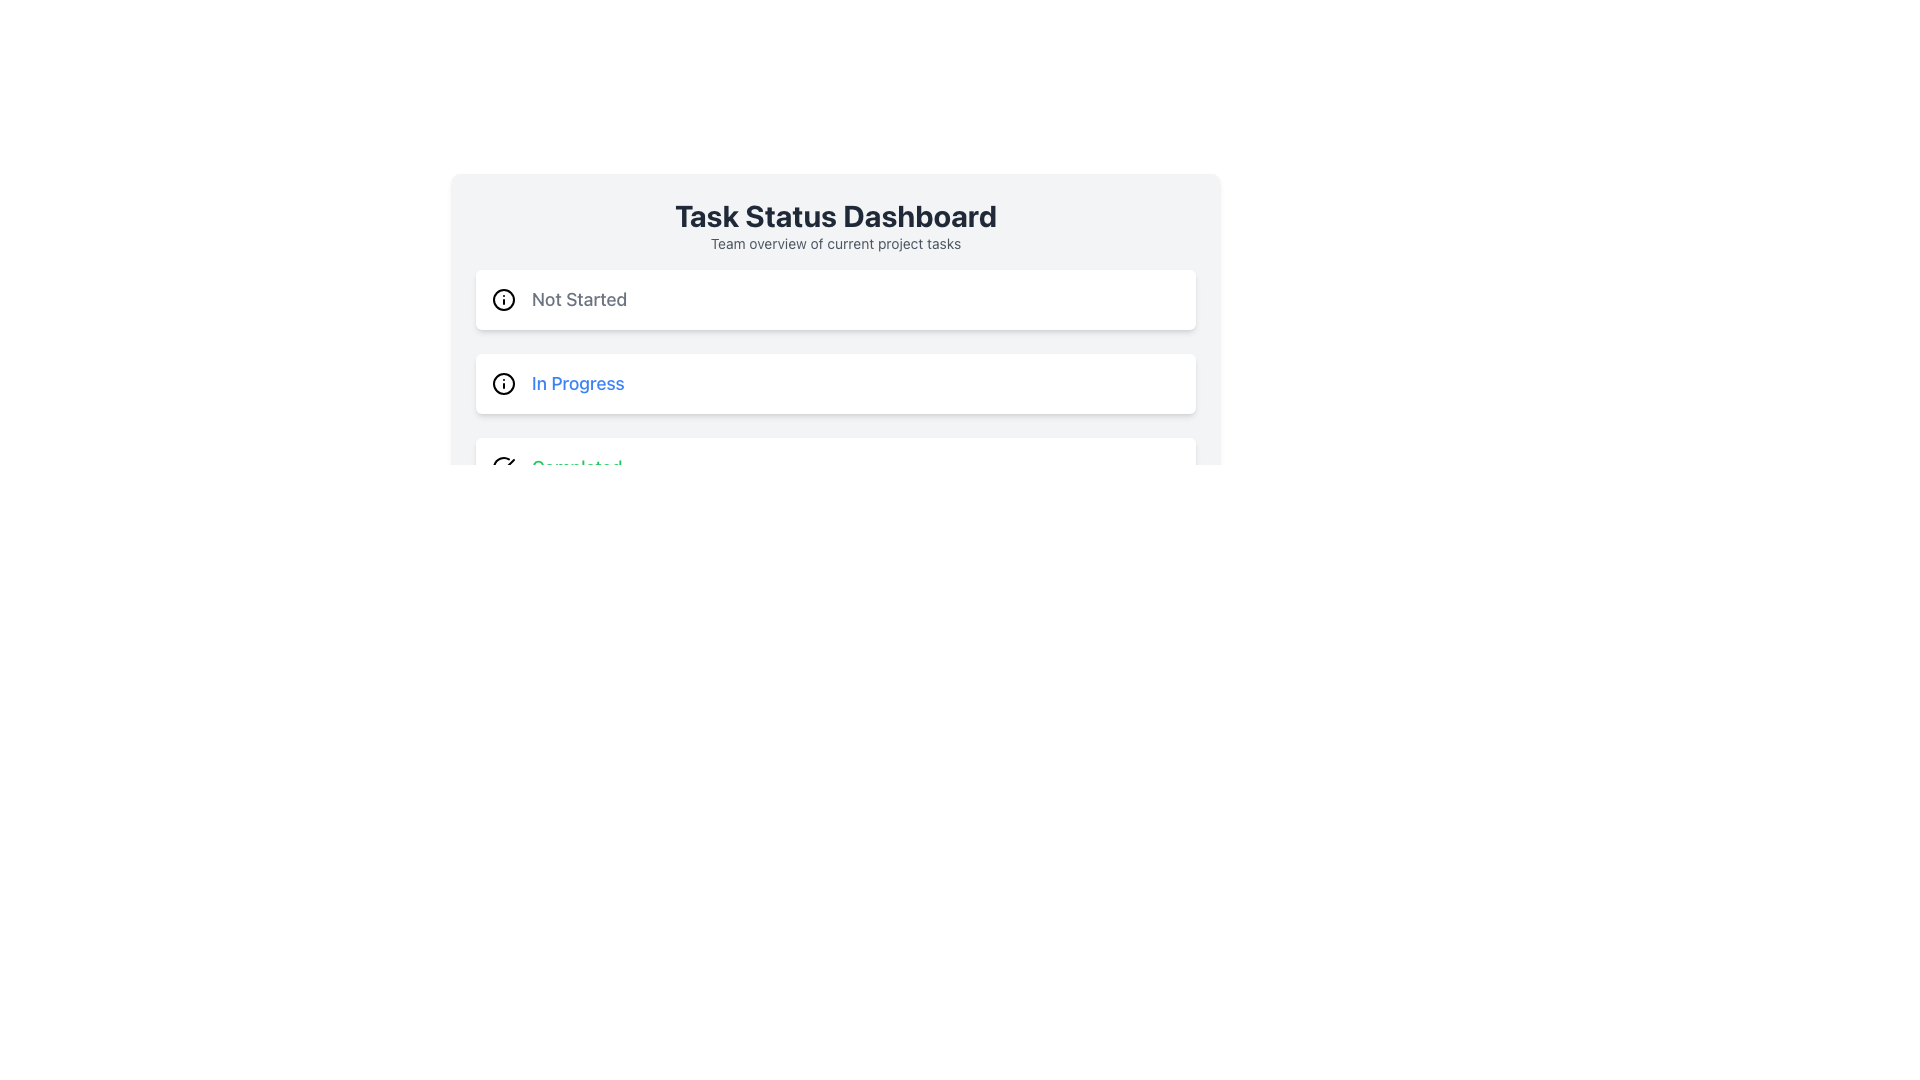 This screenshot has height=1080, width=1920. What do you see at coordinates (835, 242) in the screenshot?
I see `the text label that displays 'Team overview of current project tasks', which is styled in gray and located directly below the main title 'Task Status Dashboard'` at bounding box center [835, 242].